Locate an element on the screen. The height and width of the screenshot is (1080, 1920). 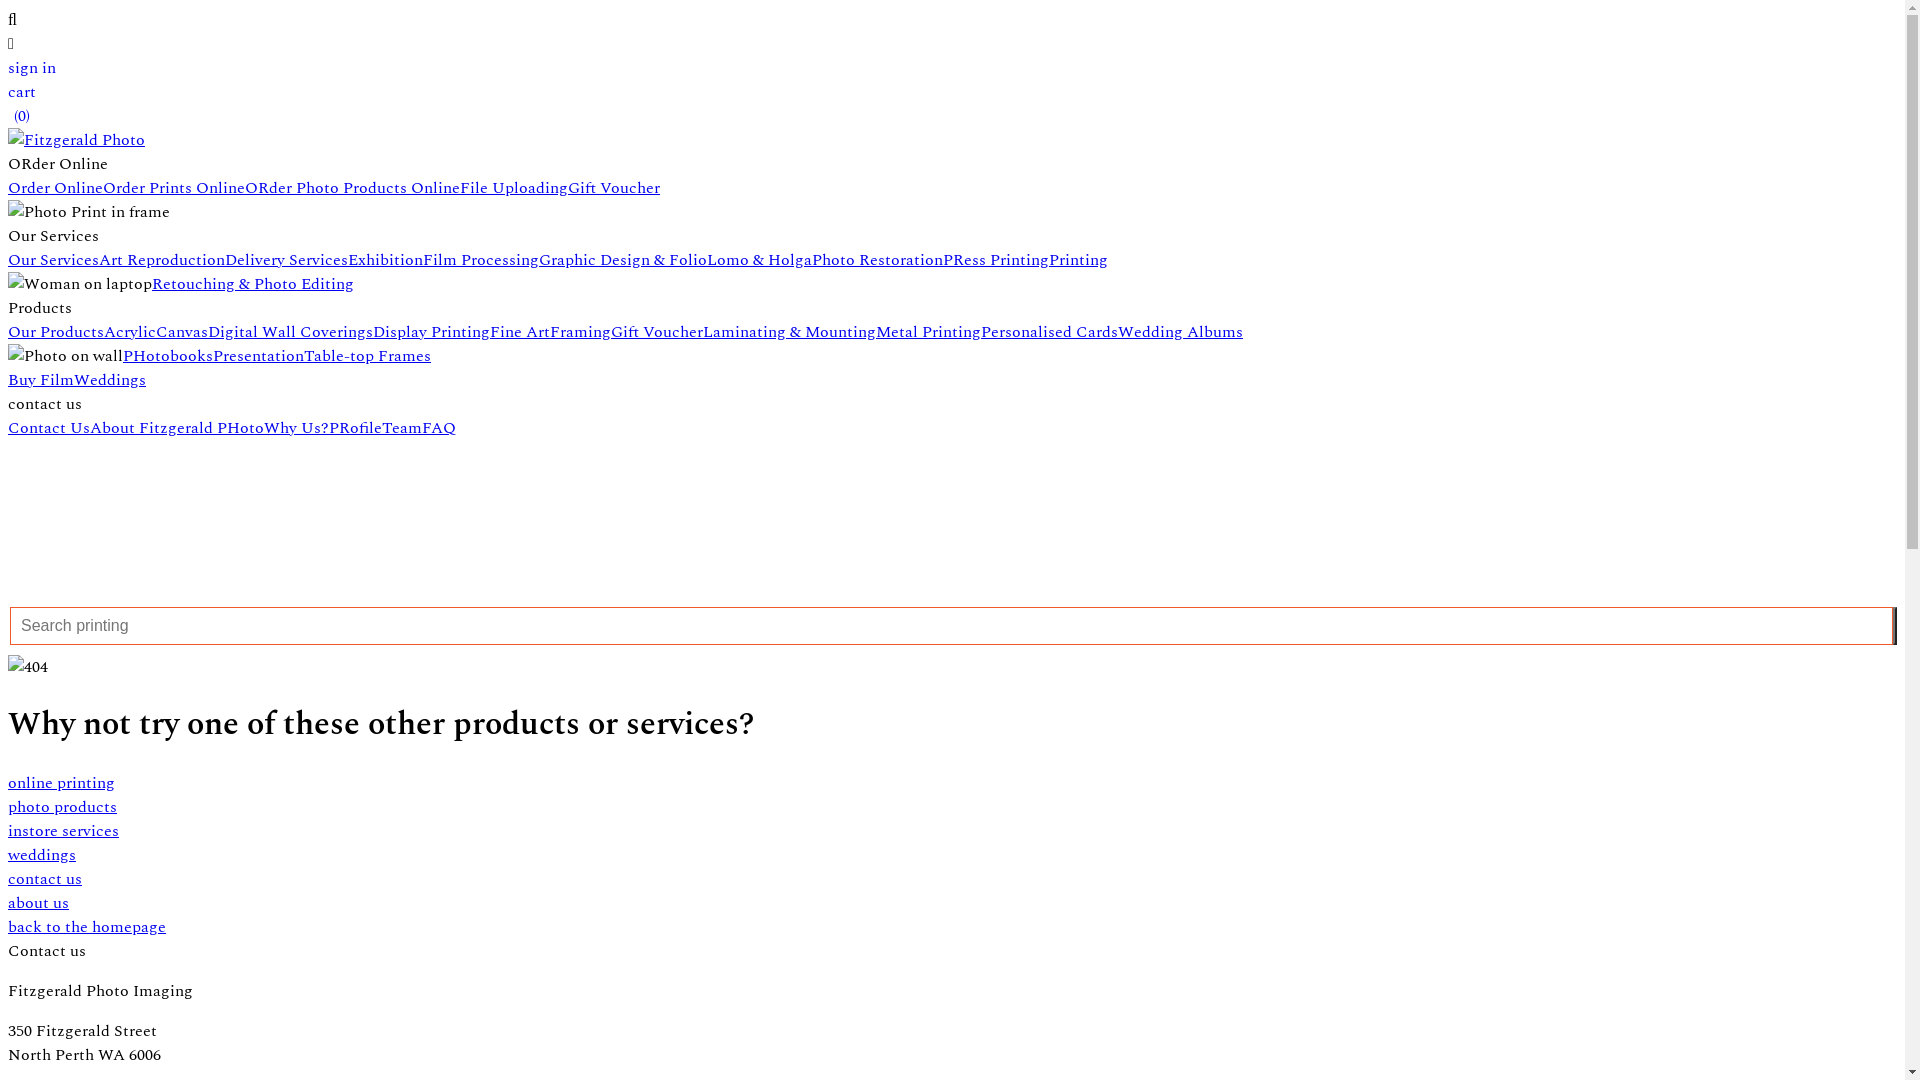
'Canvas' is located at coordinates (182, 330).